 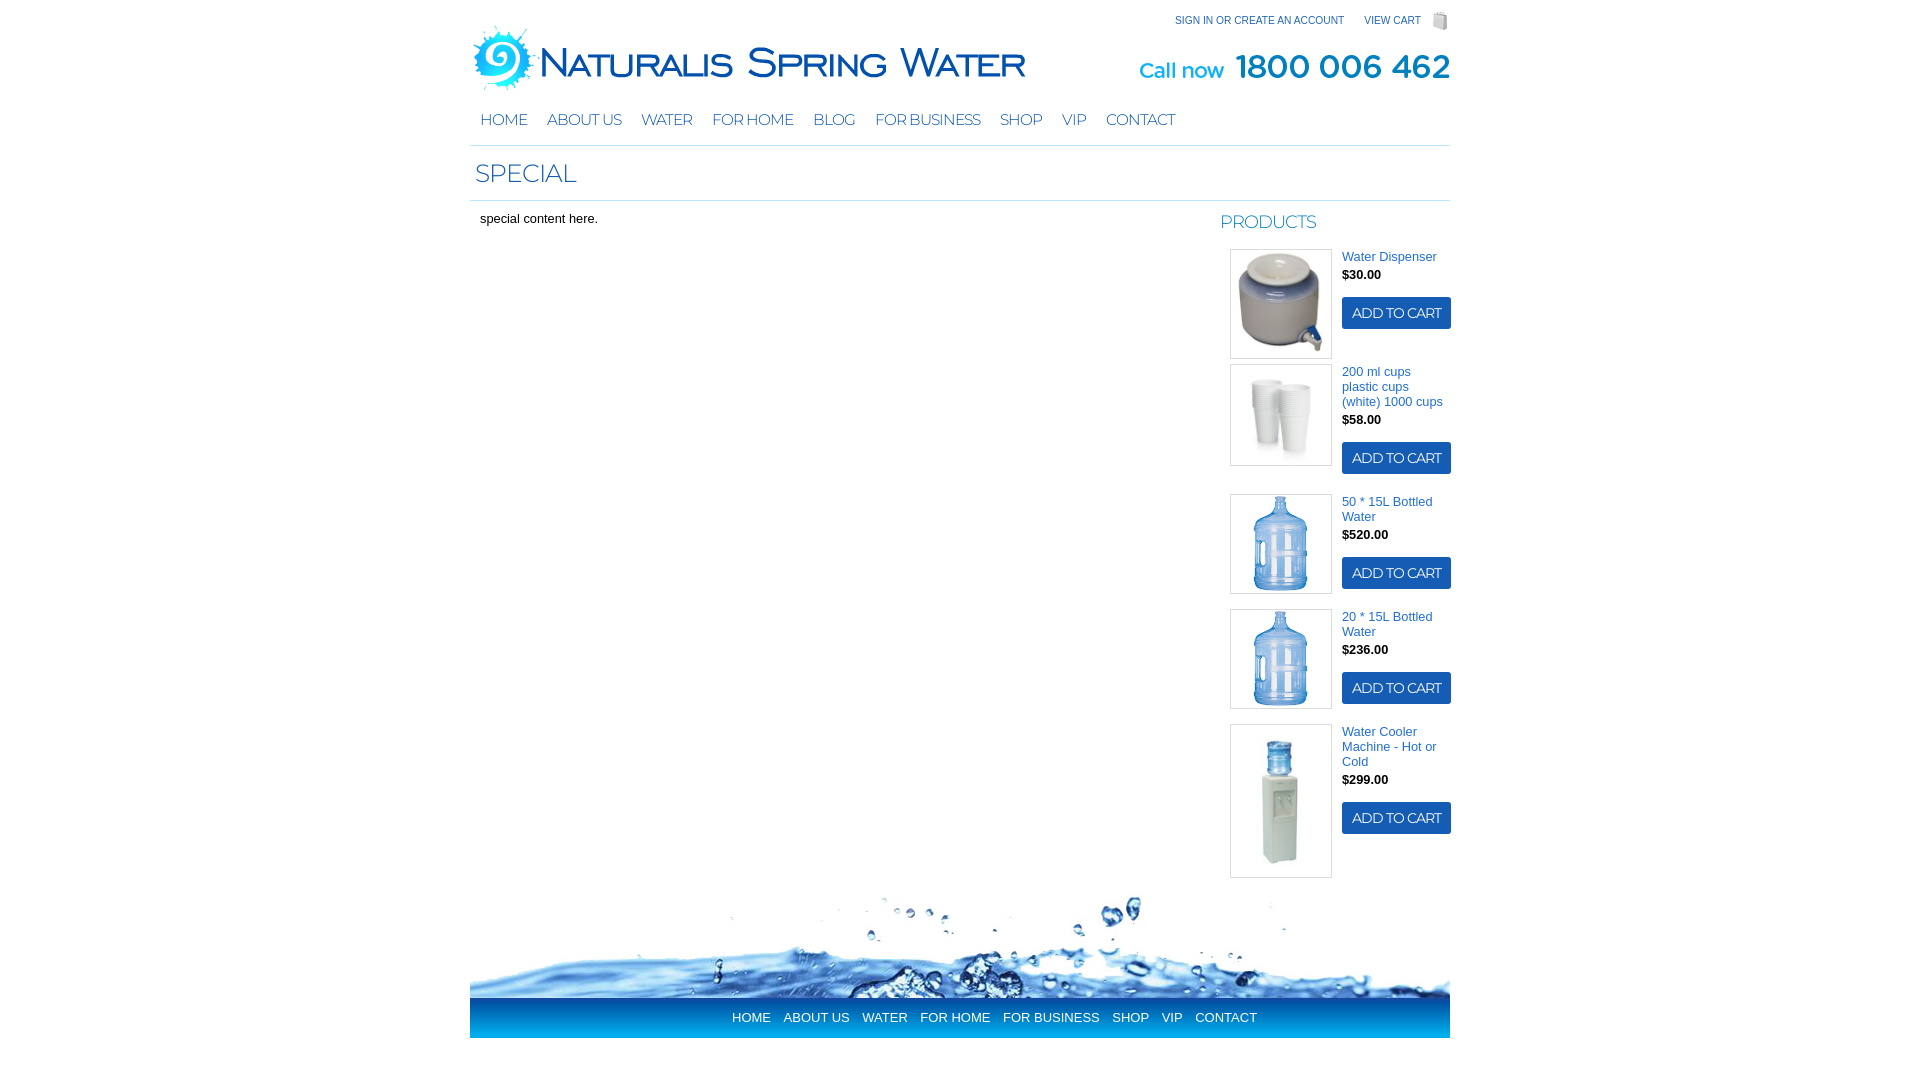 I want to click on 'ABOUT US', so click(x=583, y=119).